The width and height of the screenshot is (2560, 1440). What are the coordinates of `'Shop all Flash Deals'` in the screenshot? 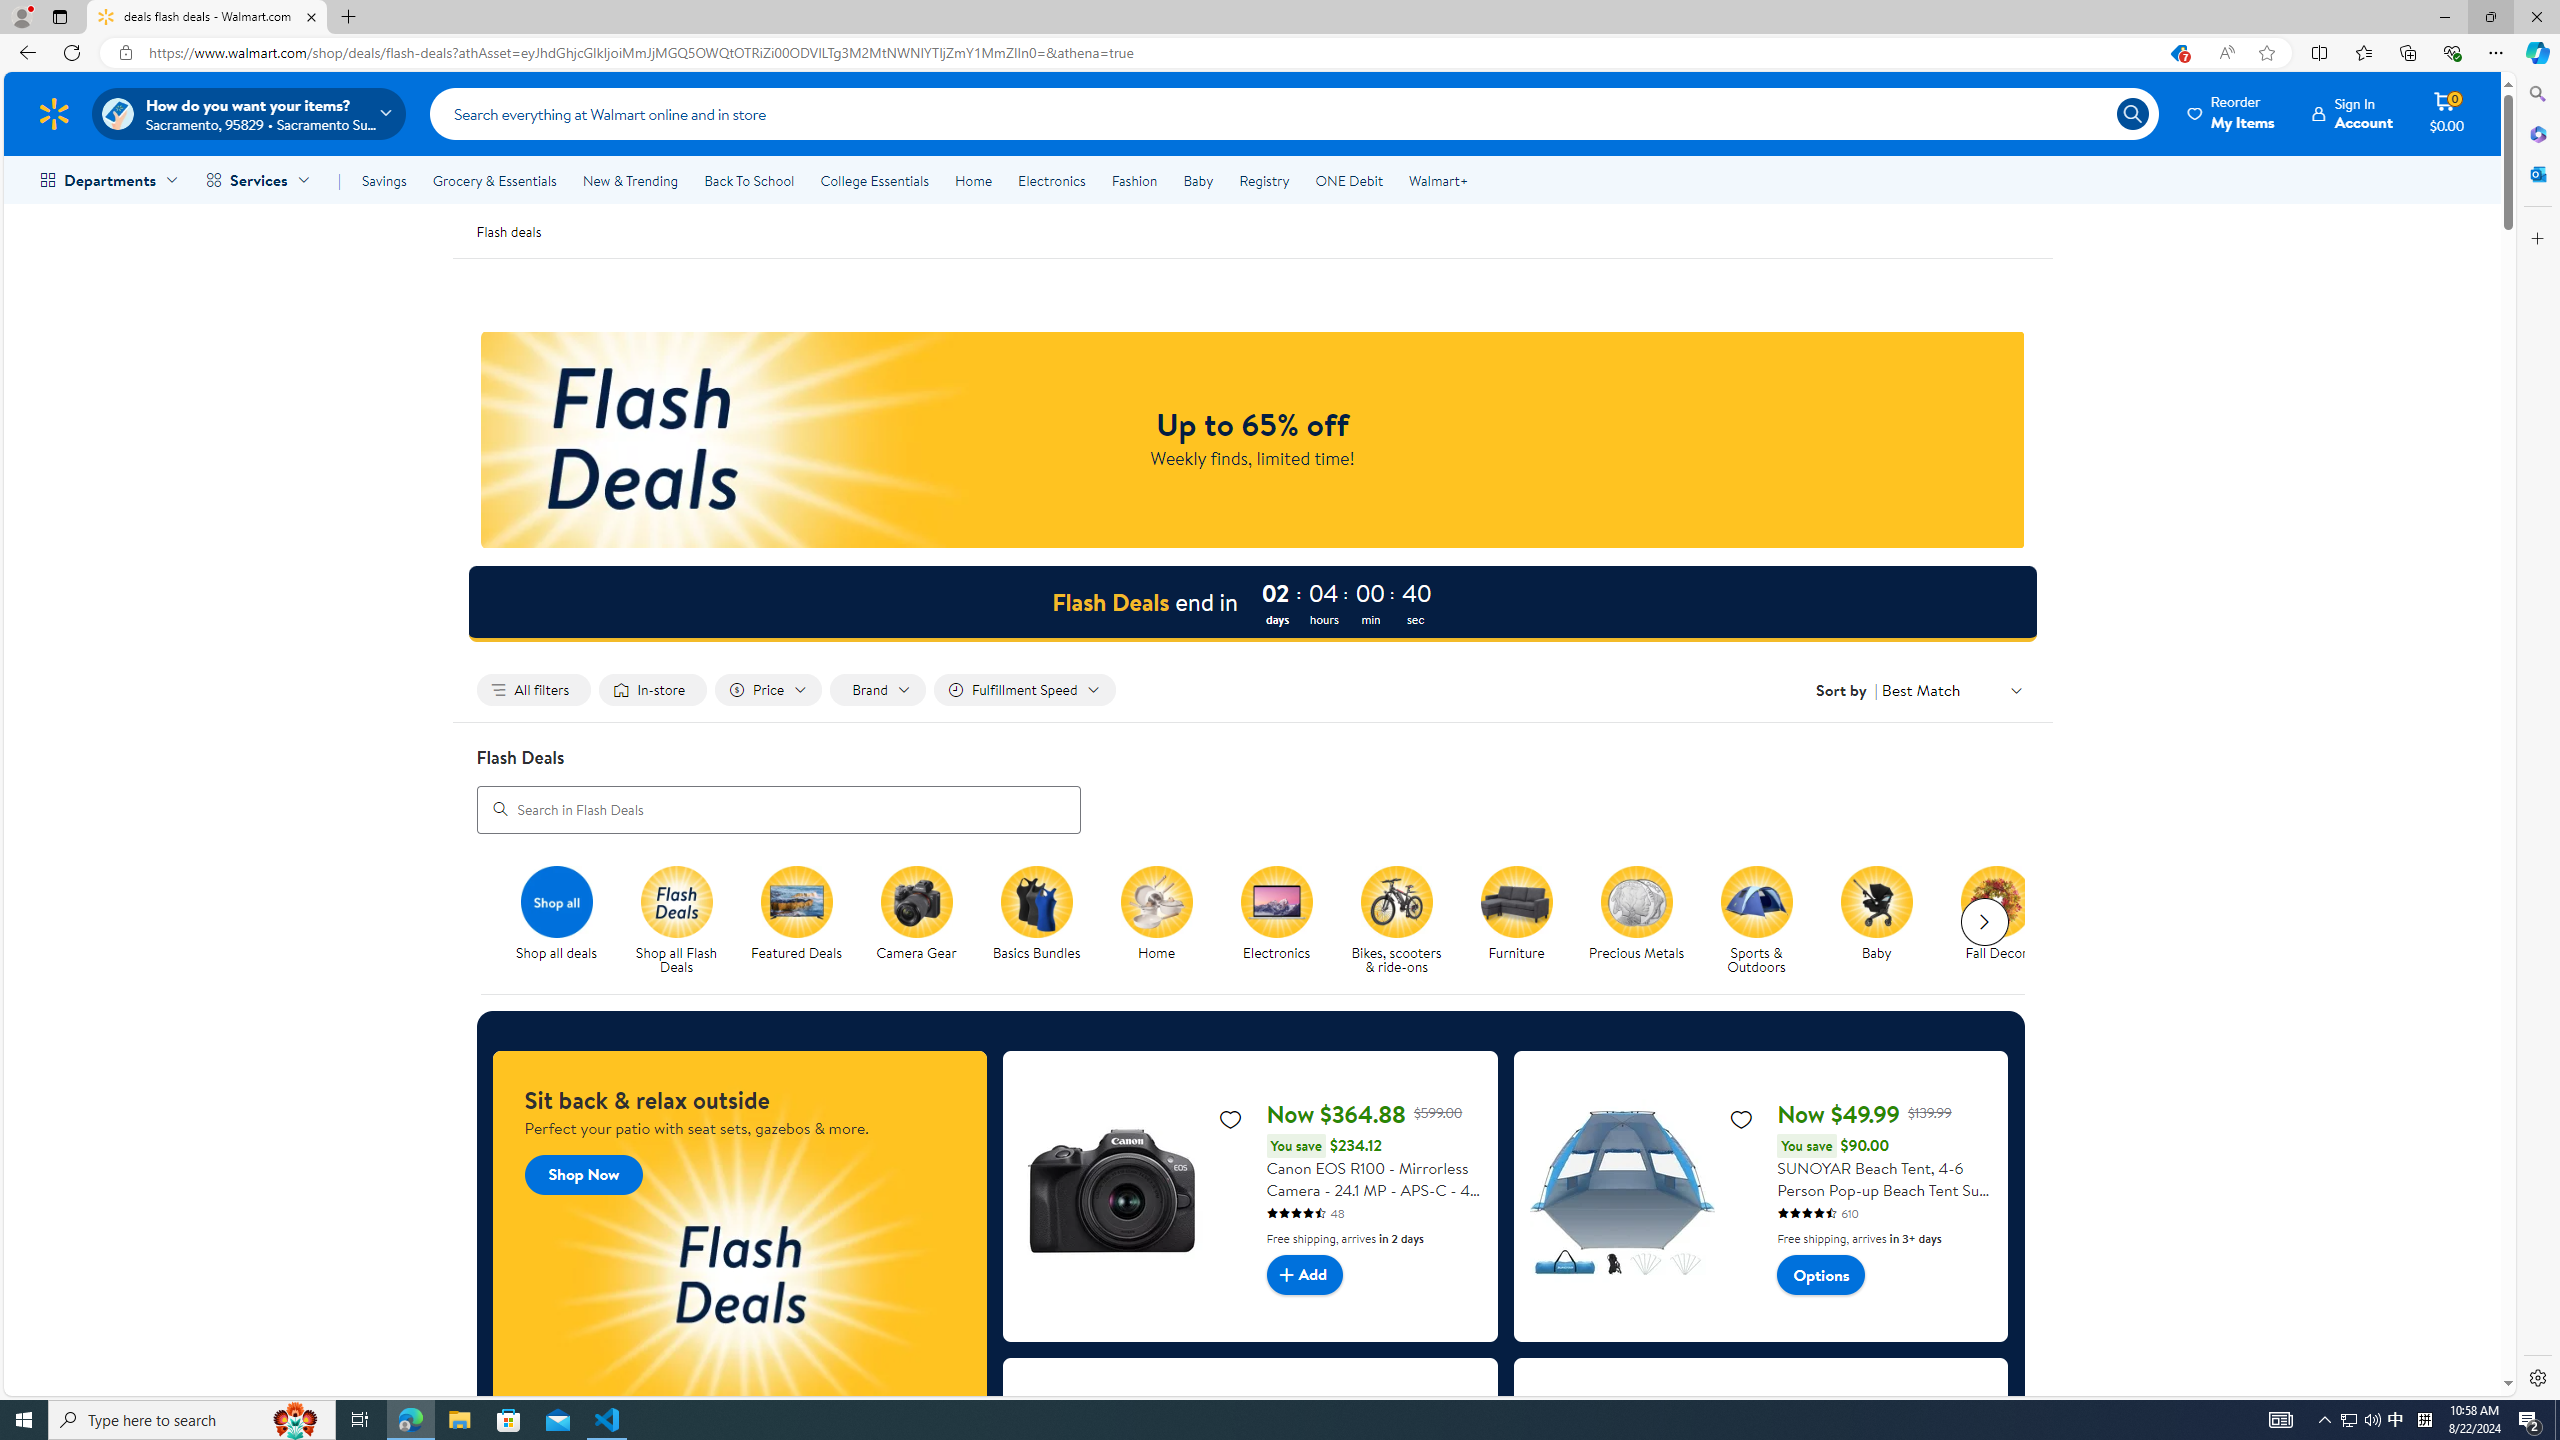 It's located at (684, 920).